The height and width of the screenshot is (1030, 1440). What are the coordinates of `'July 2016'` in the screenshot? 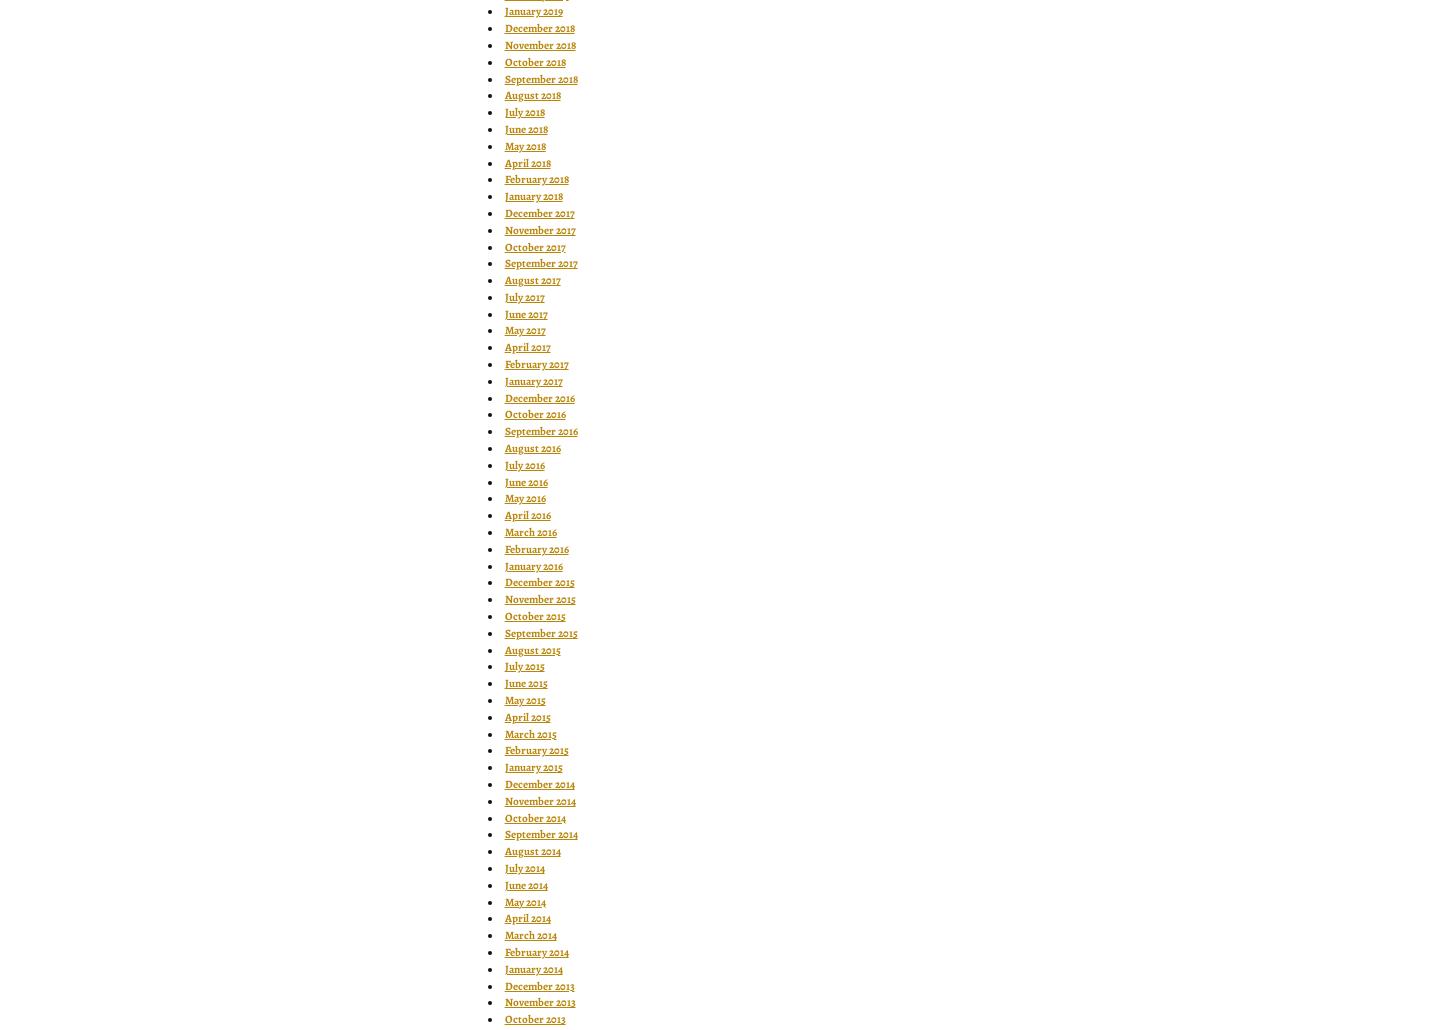 It's located at (523, 463).